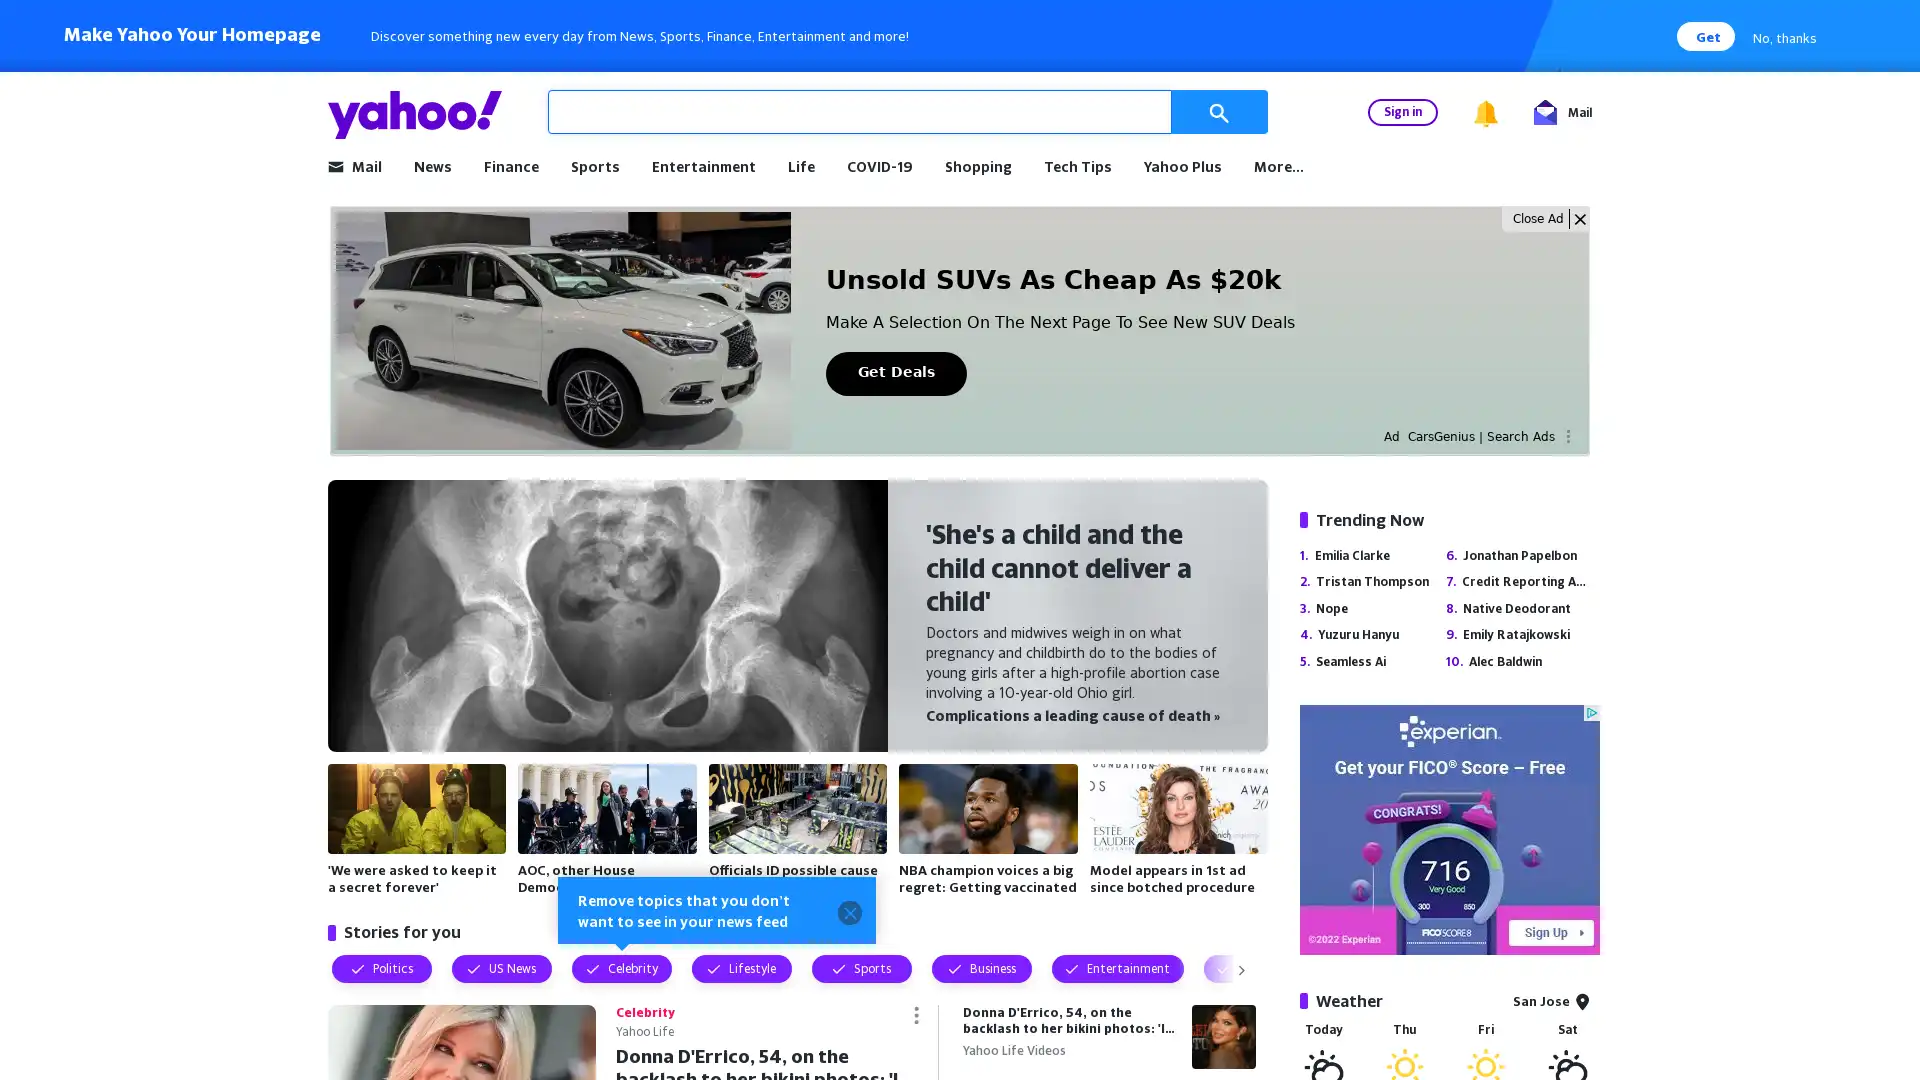  I want to click on Get, so click(1704, 36).